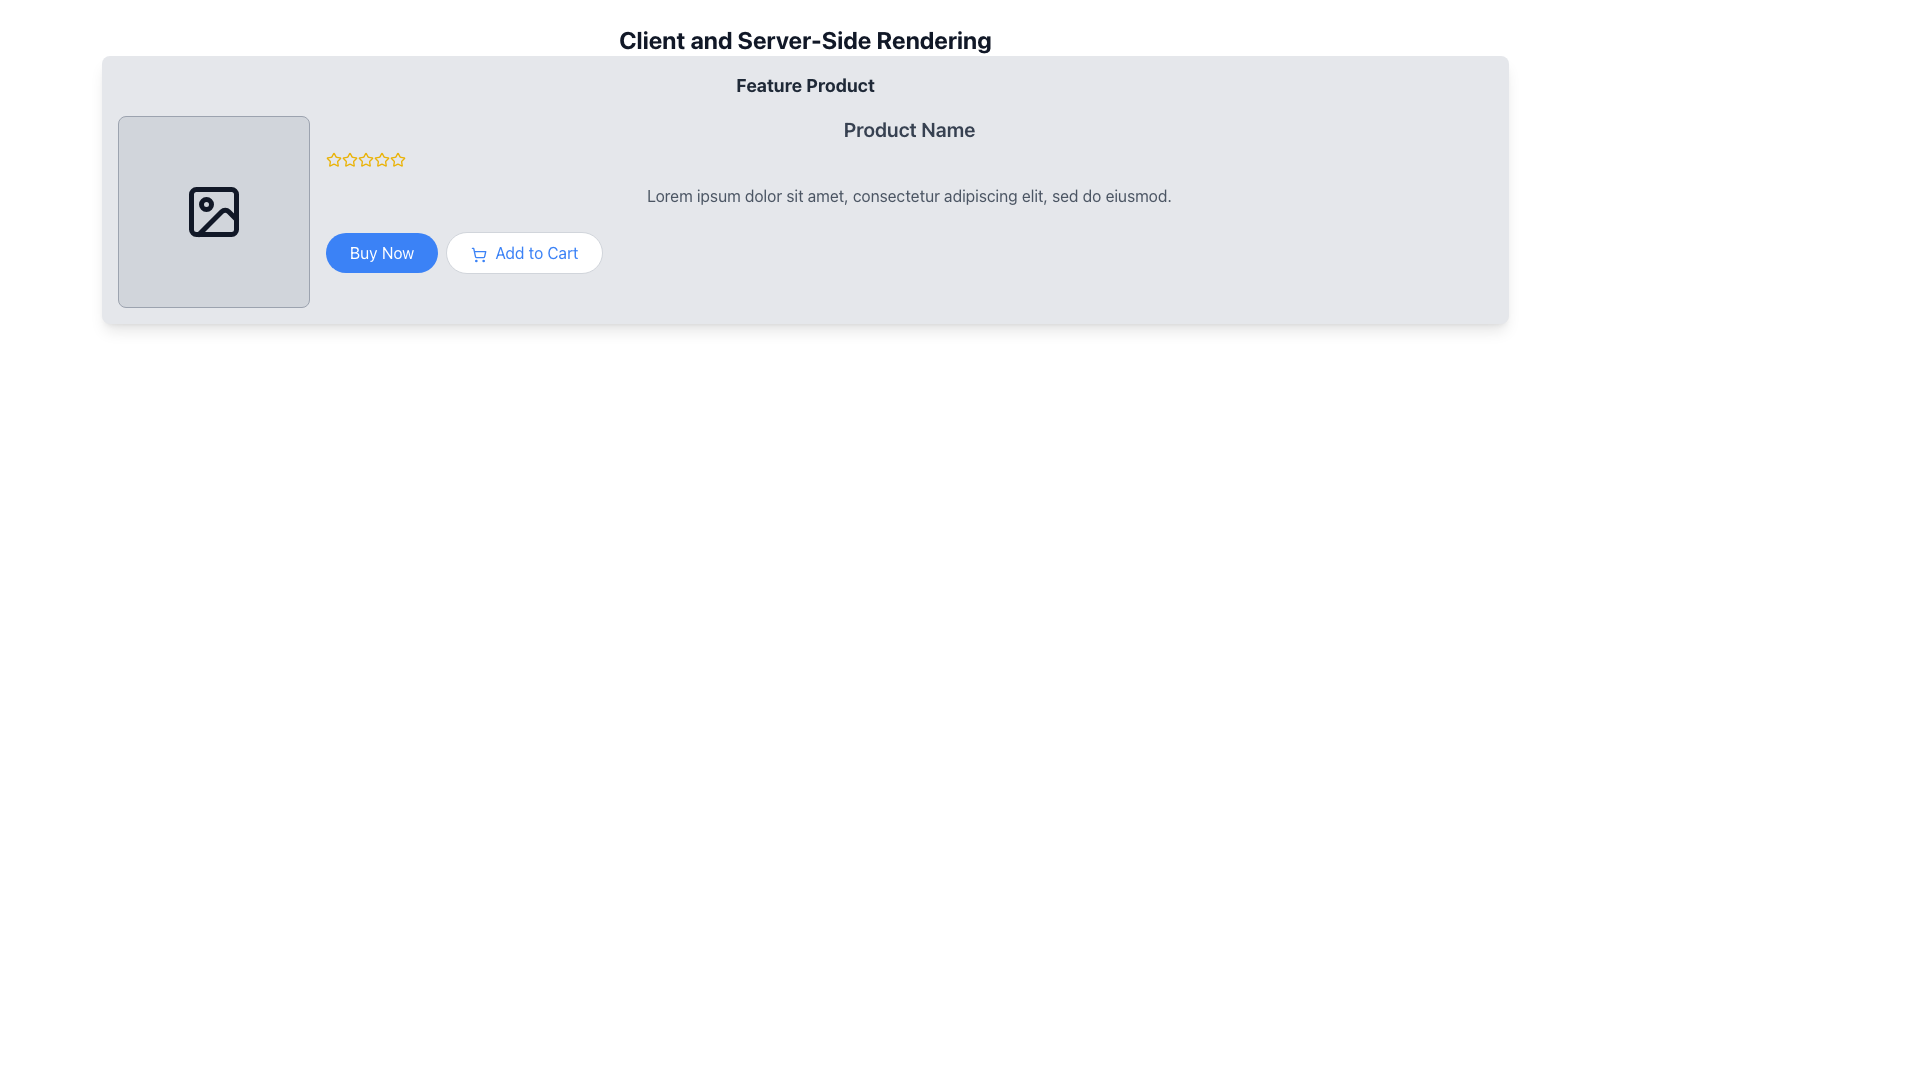 The width and height of the screenshot is (1920, 1080). What do you see at coordinates (478, 253) in the screenshot?
I see `the small blue shopping cart icon` at bounding box center [478, 253].